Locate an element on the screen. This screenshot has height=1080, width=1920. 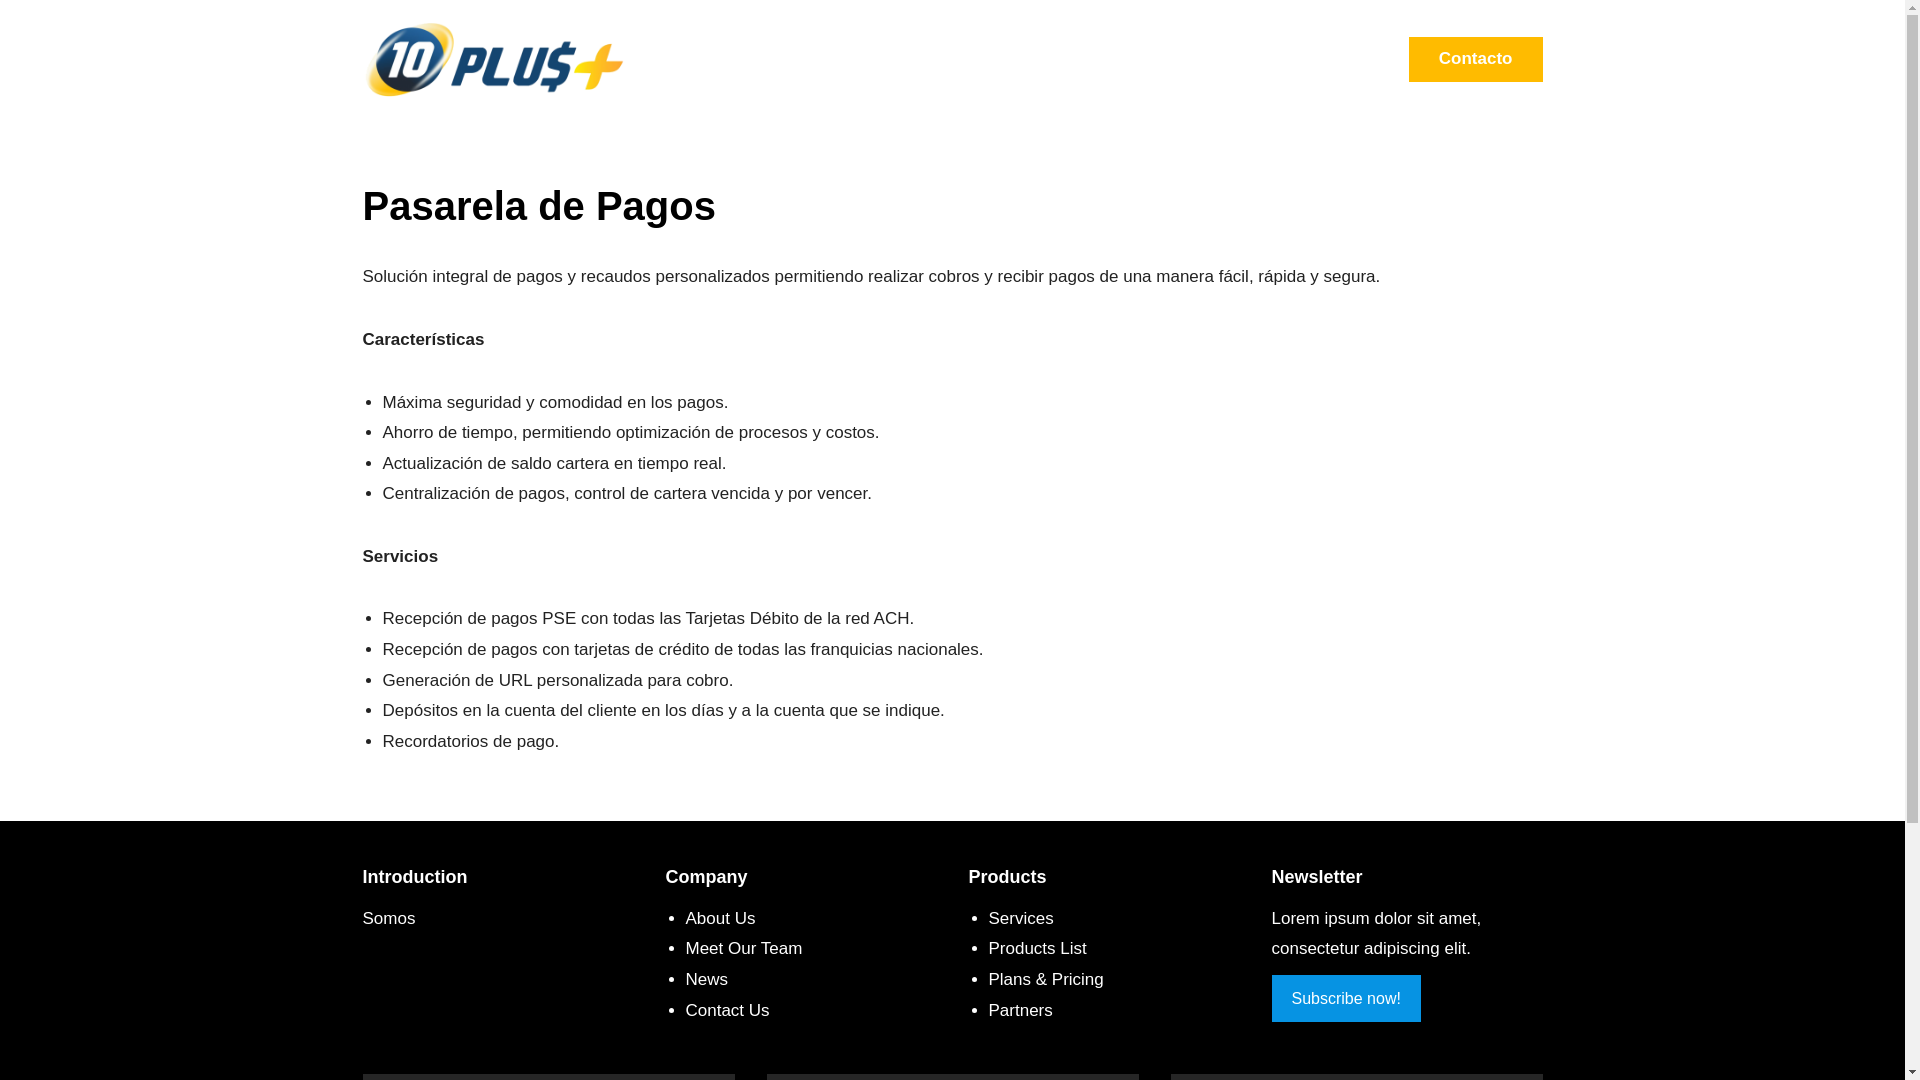
'Services' is located at coordinates (1020, 918).